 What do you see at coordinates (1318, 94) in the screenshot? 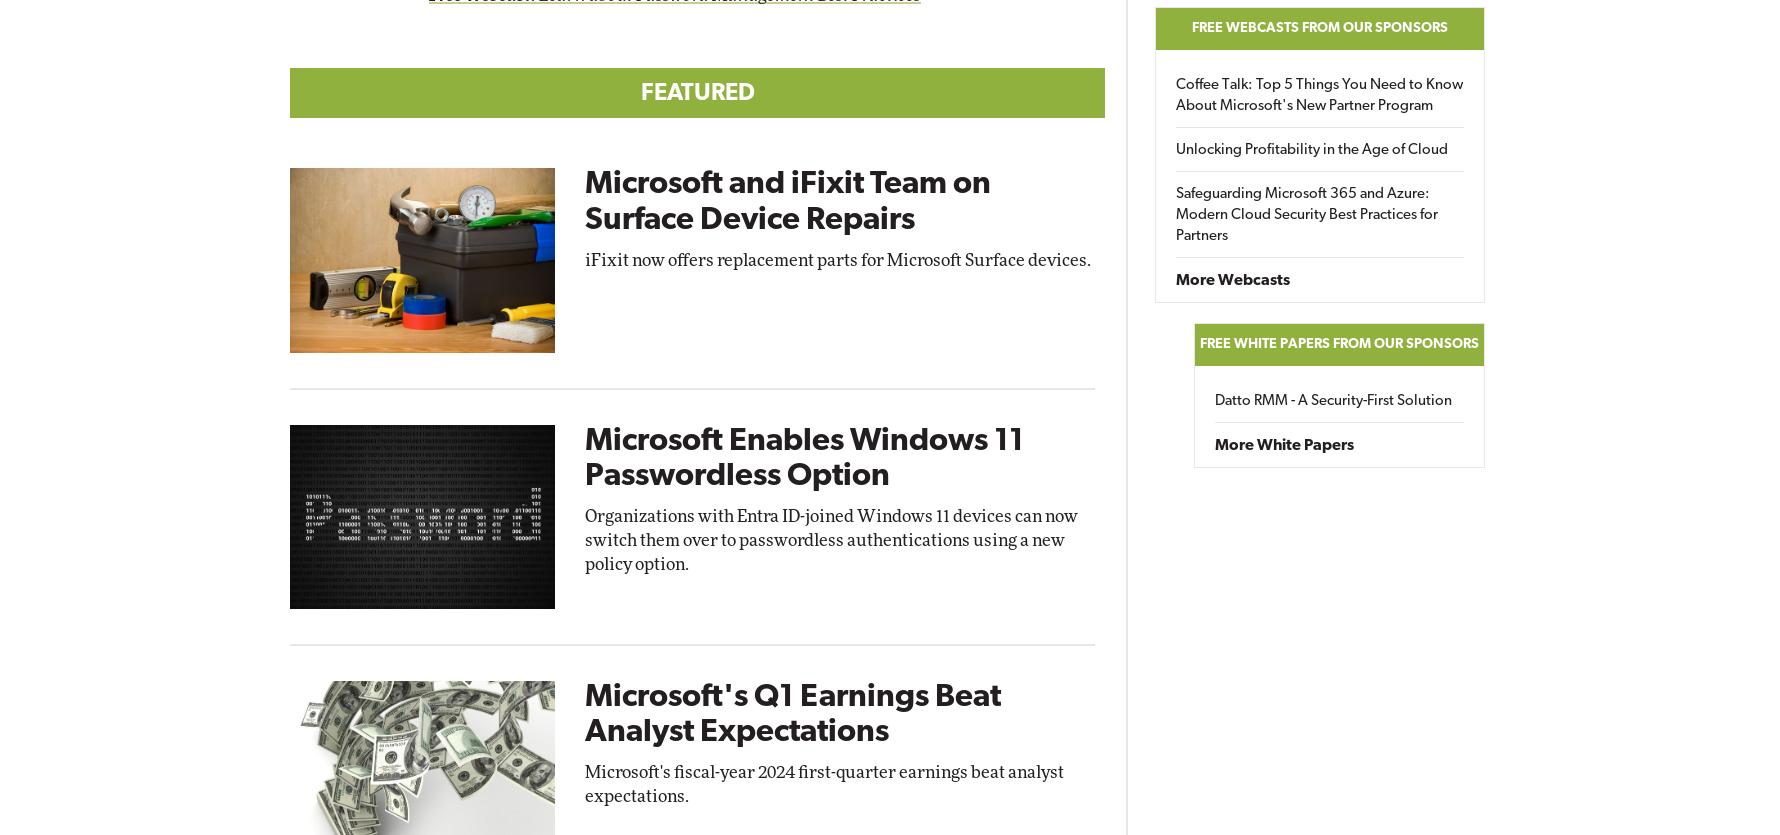
I see `'Coffee Talk: Top 5 Things You Need to Know About Microsoft's New Partner Program'` at bounding box center [1318, 94].